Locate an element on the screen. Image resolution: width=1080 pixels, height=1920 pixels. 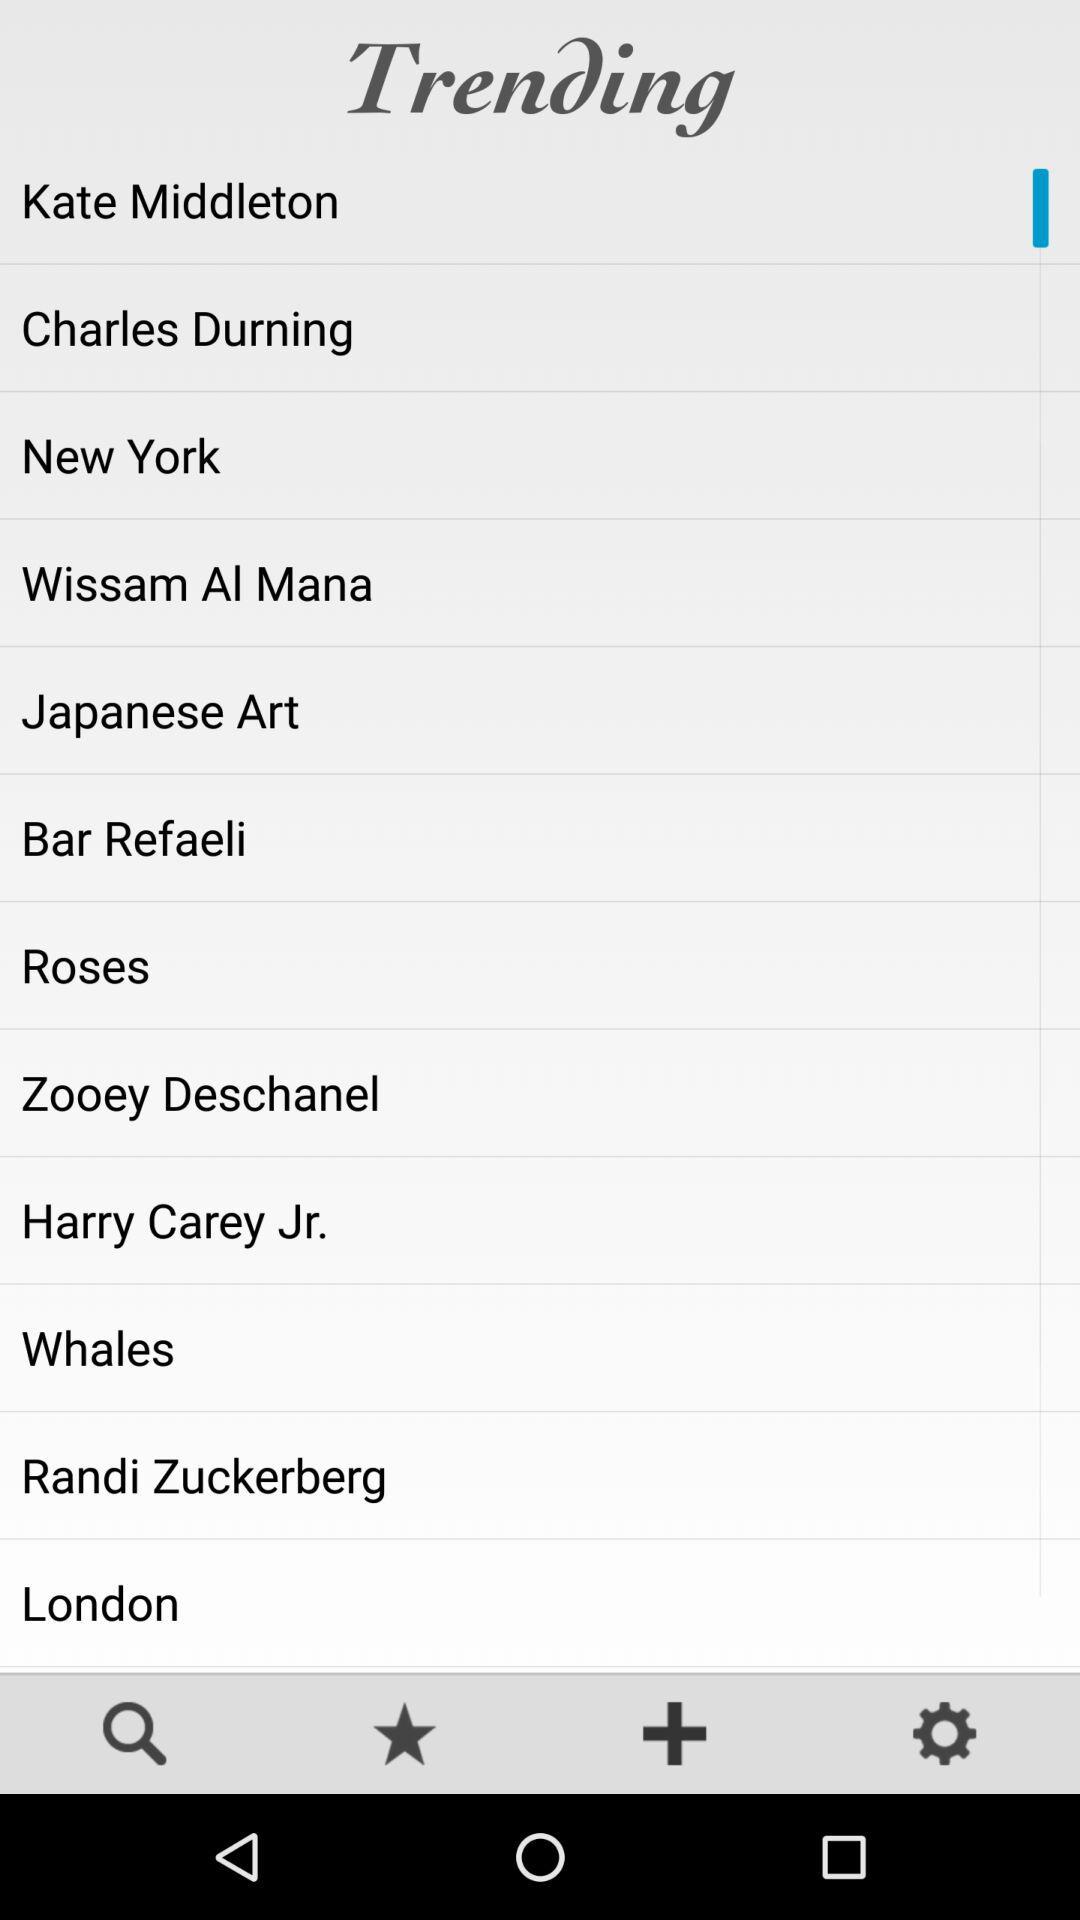
the icon at the bottom right corner is located at coordinates (945, 1735).